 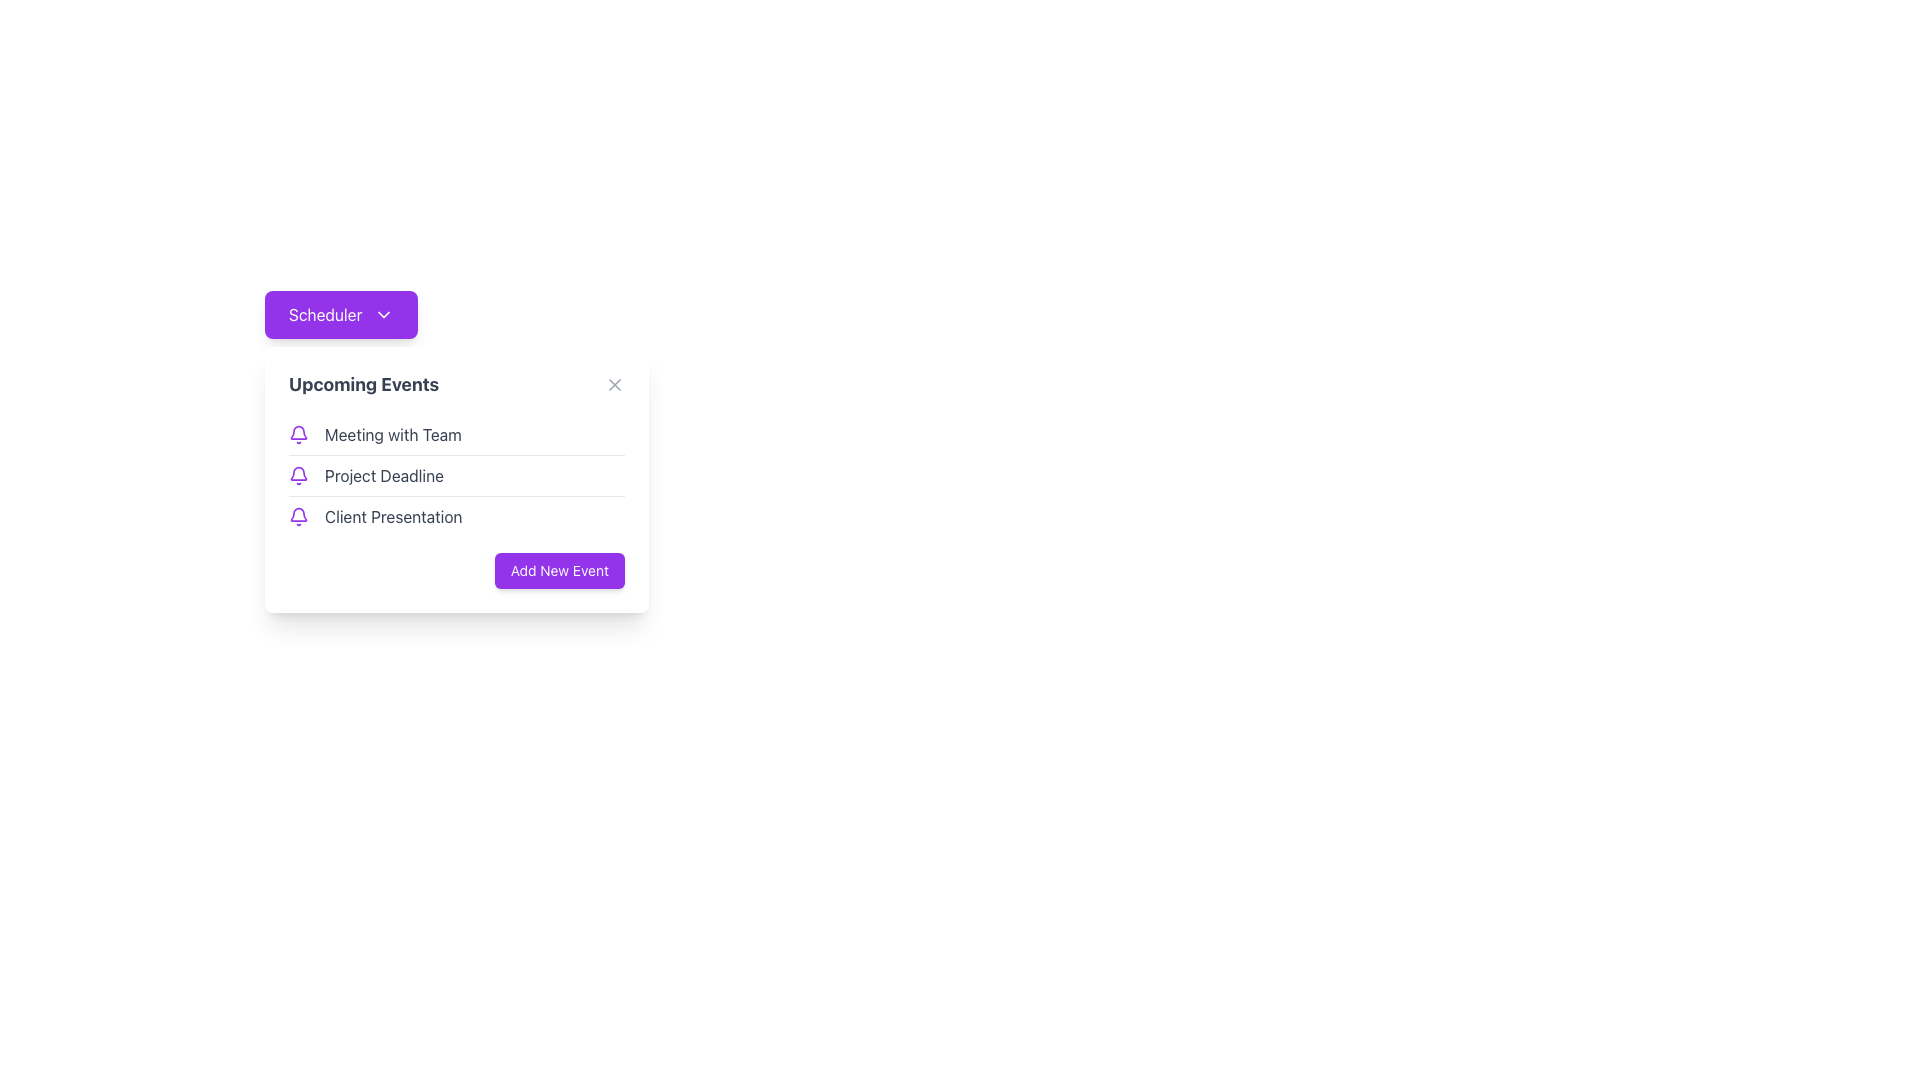 What do you see at coordinates (384, 315) in the screenshot?
I see `the chevron down icon located on the right side of the 'Scheduler' button` at bounding box center [384, 315].